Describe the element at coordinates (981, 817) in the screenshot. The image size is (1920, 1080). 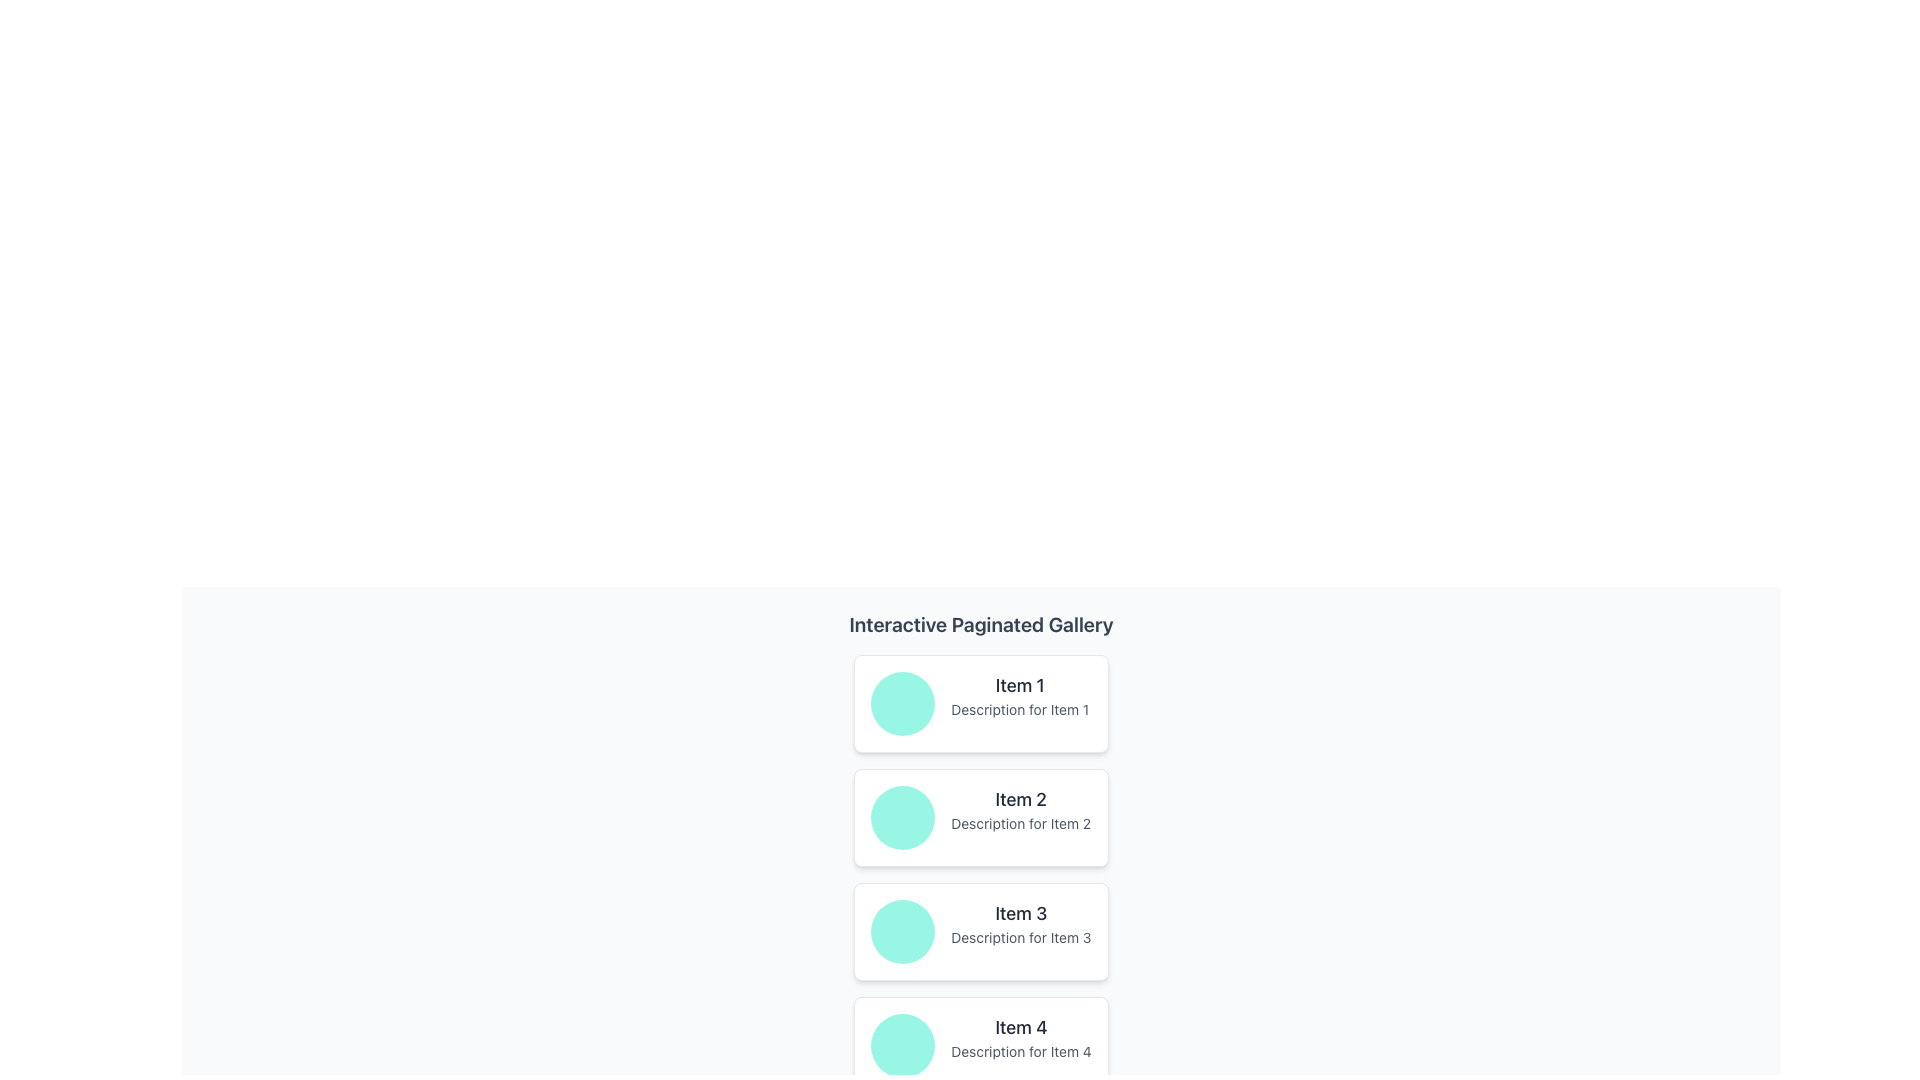
I see `the second card in the vertical list of items` at that location.